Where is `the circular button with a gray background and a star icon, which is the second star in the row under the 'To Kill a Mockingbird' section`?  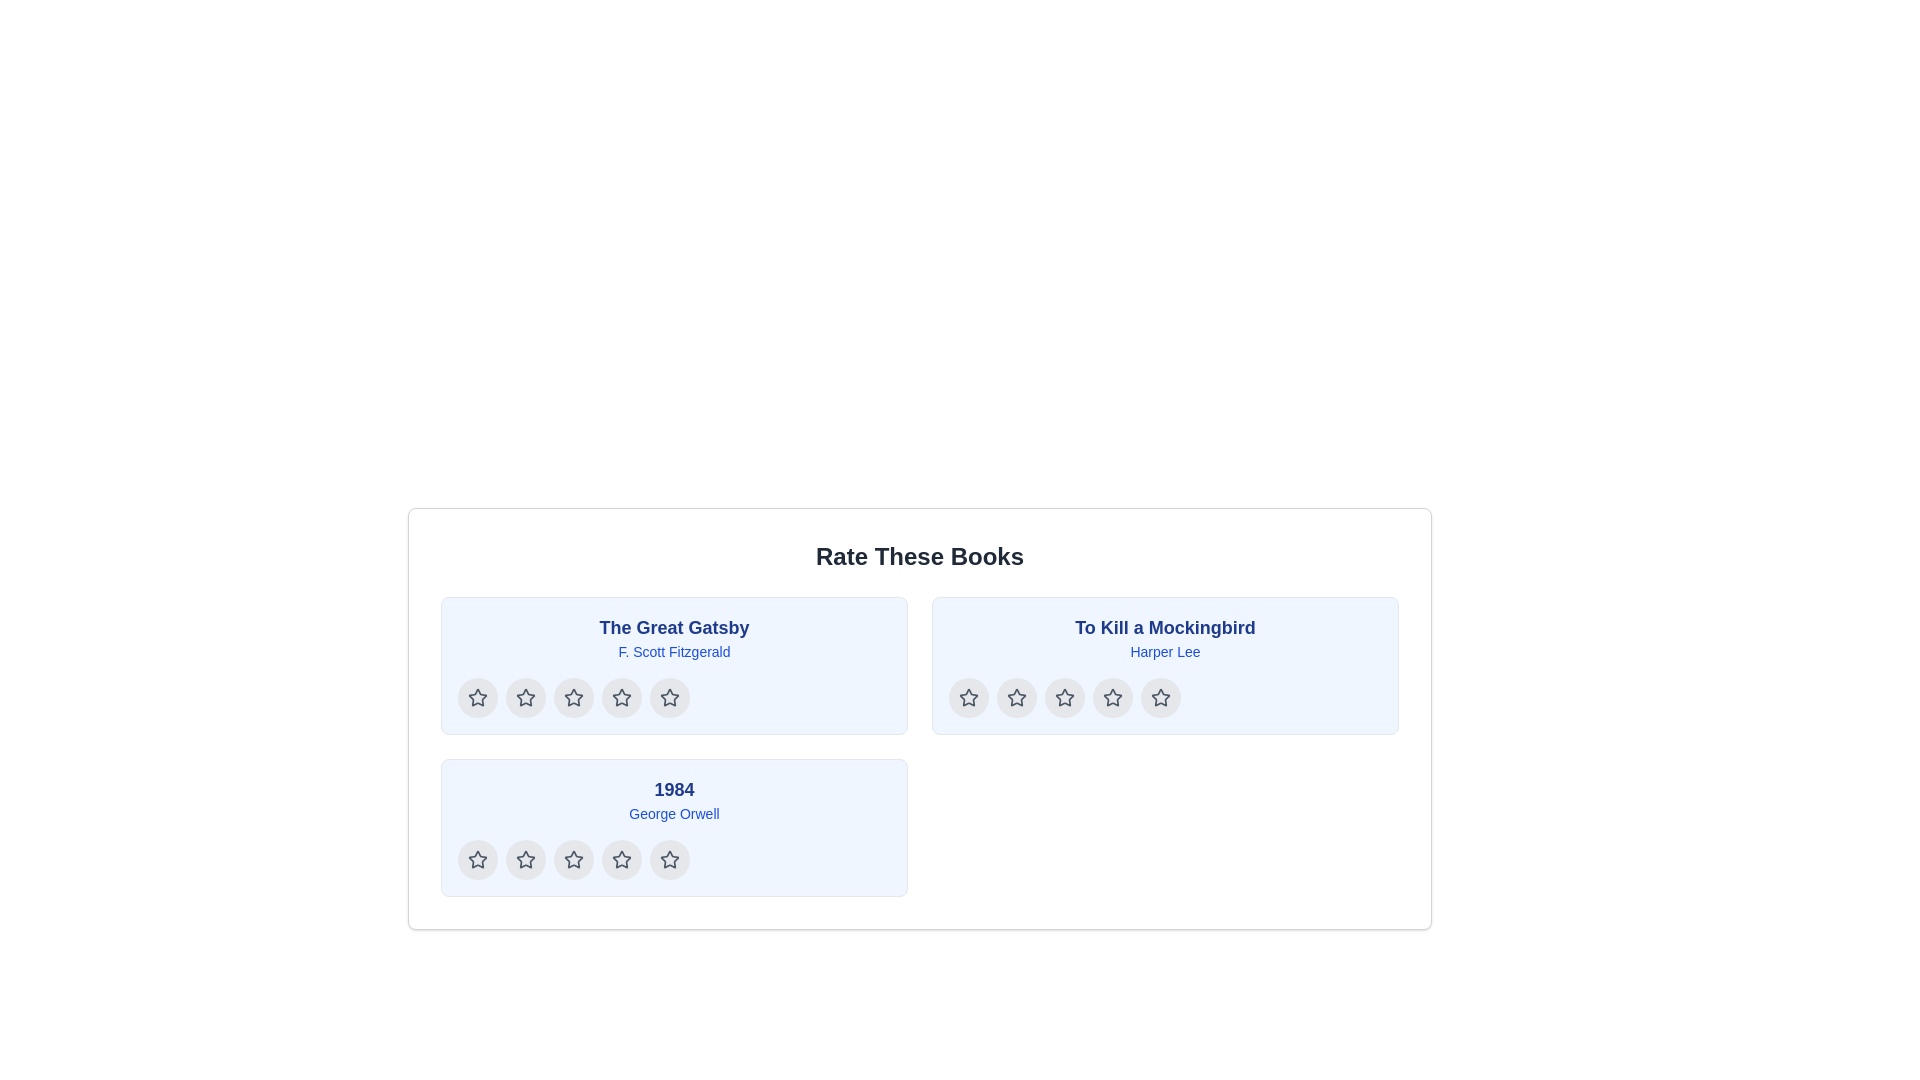
the circular button with a gray background and a star icon, which is the second star in the row under the 'To Kill a Mockingbird' section is located at coordinates (1017, 697).